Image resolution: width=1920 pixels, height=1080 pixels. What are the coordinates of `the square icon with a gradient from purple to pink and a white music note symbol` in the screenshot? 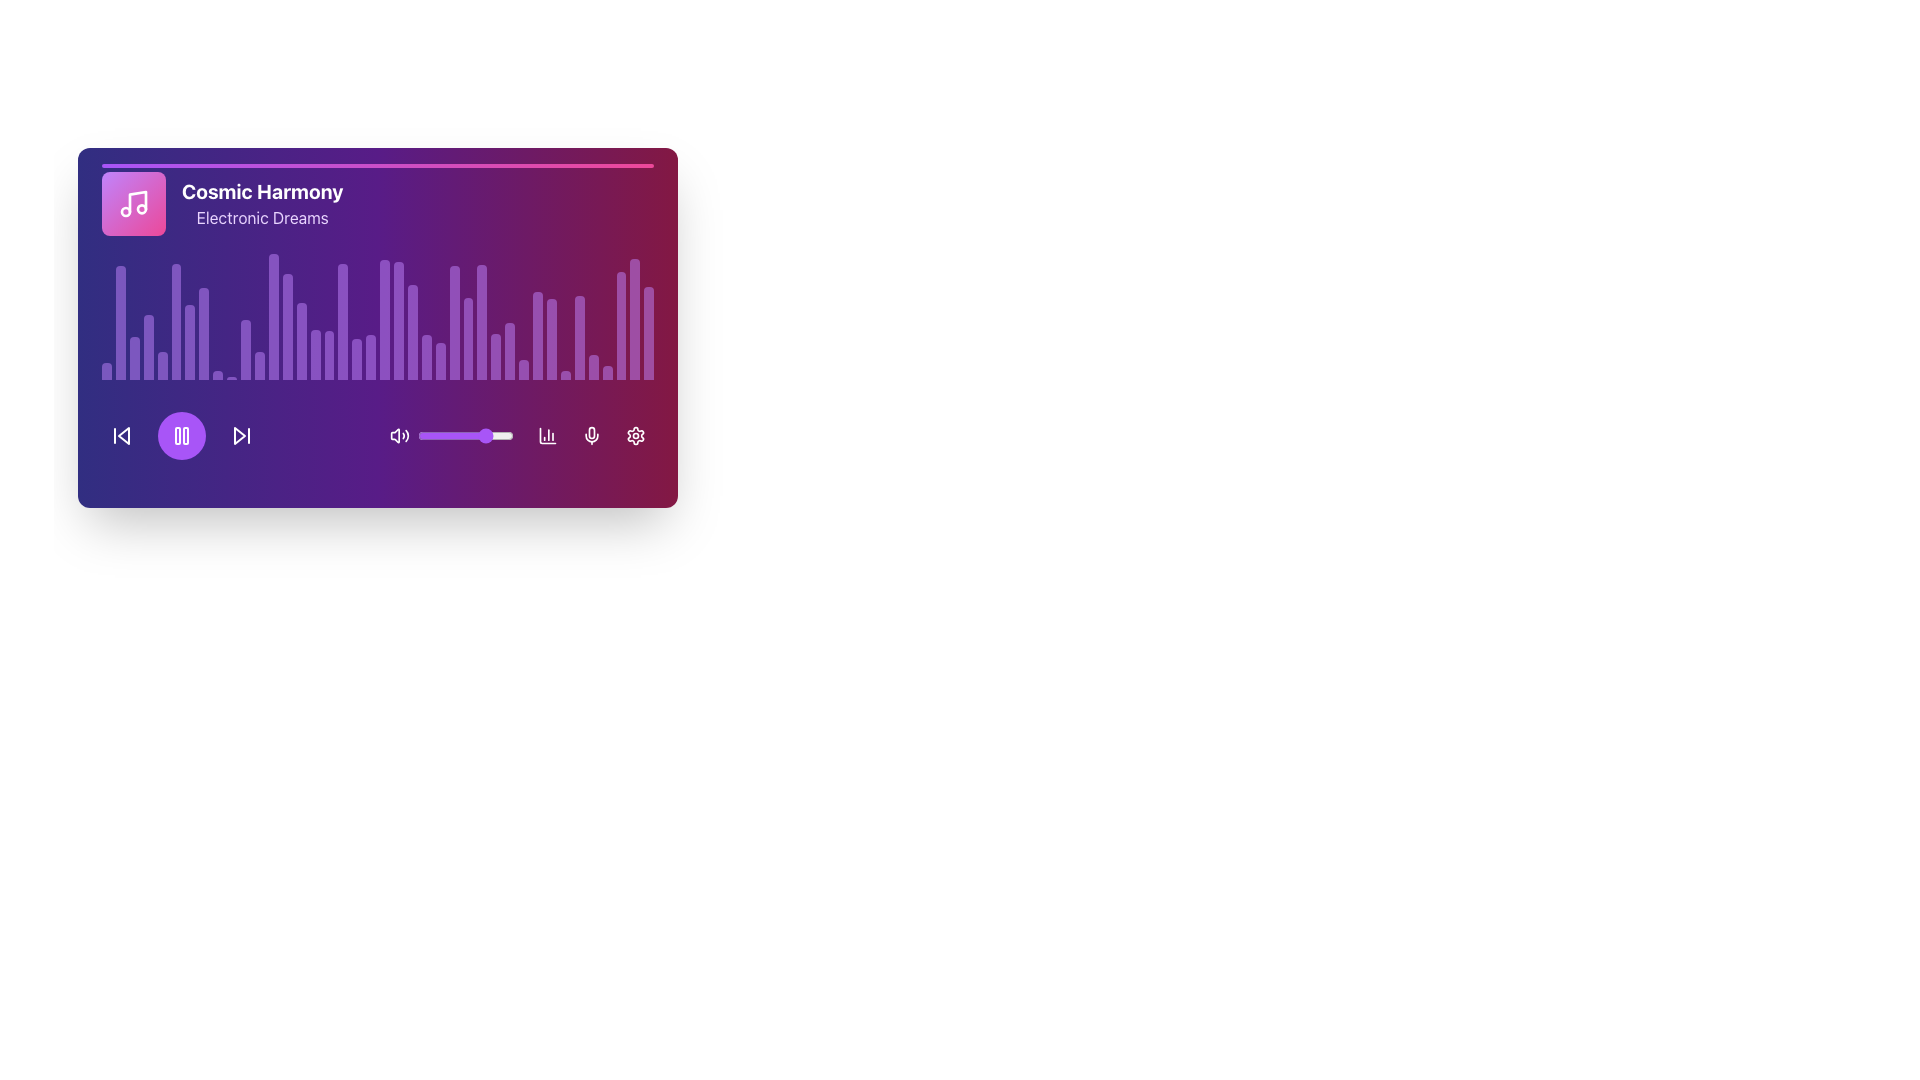 It's located at (133, 204).